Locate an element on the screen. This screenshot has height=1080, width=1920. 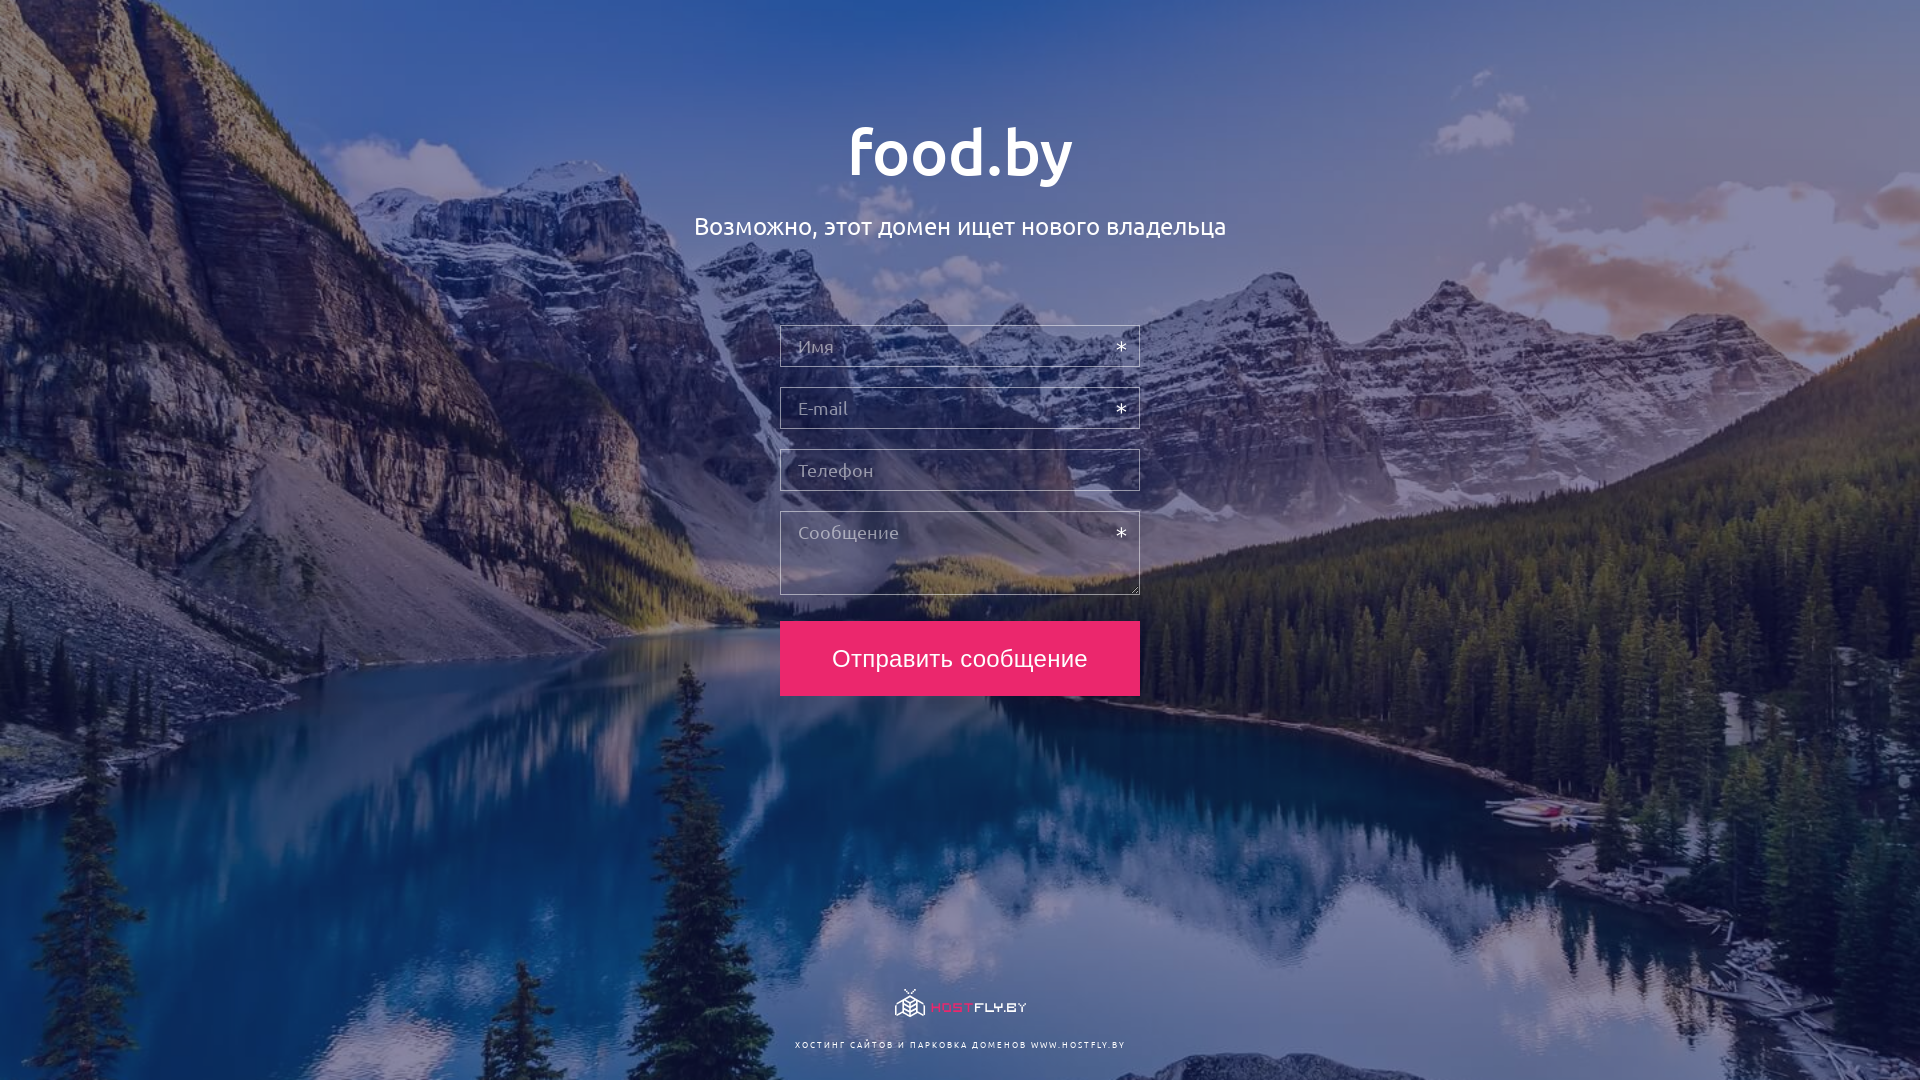
'WWW.HOSTFLY.BY' is located at coordinates (1076, 1043).